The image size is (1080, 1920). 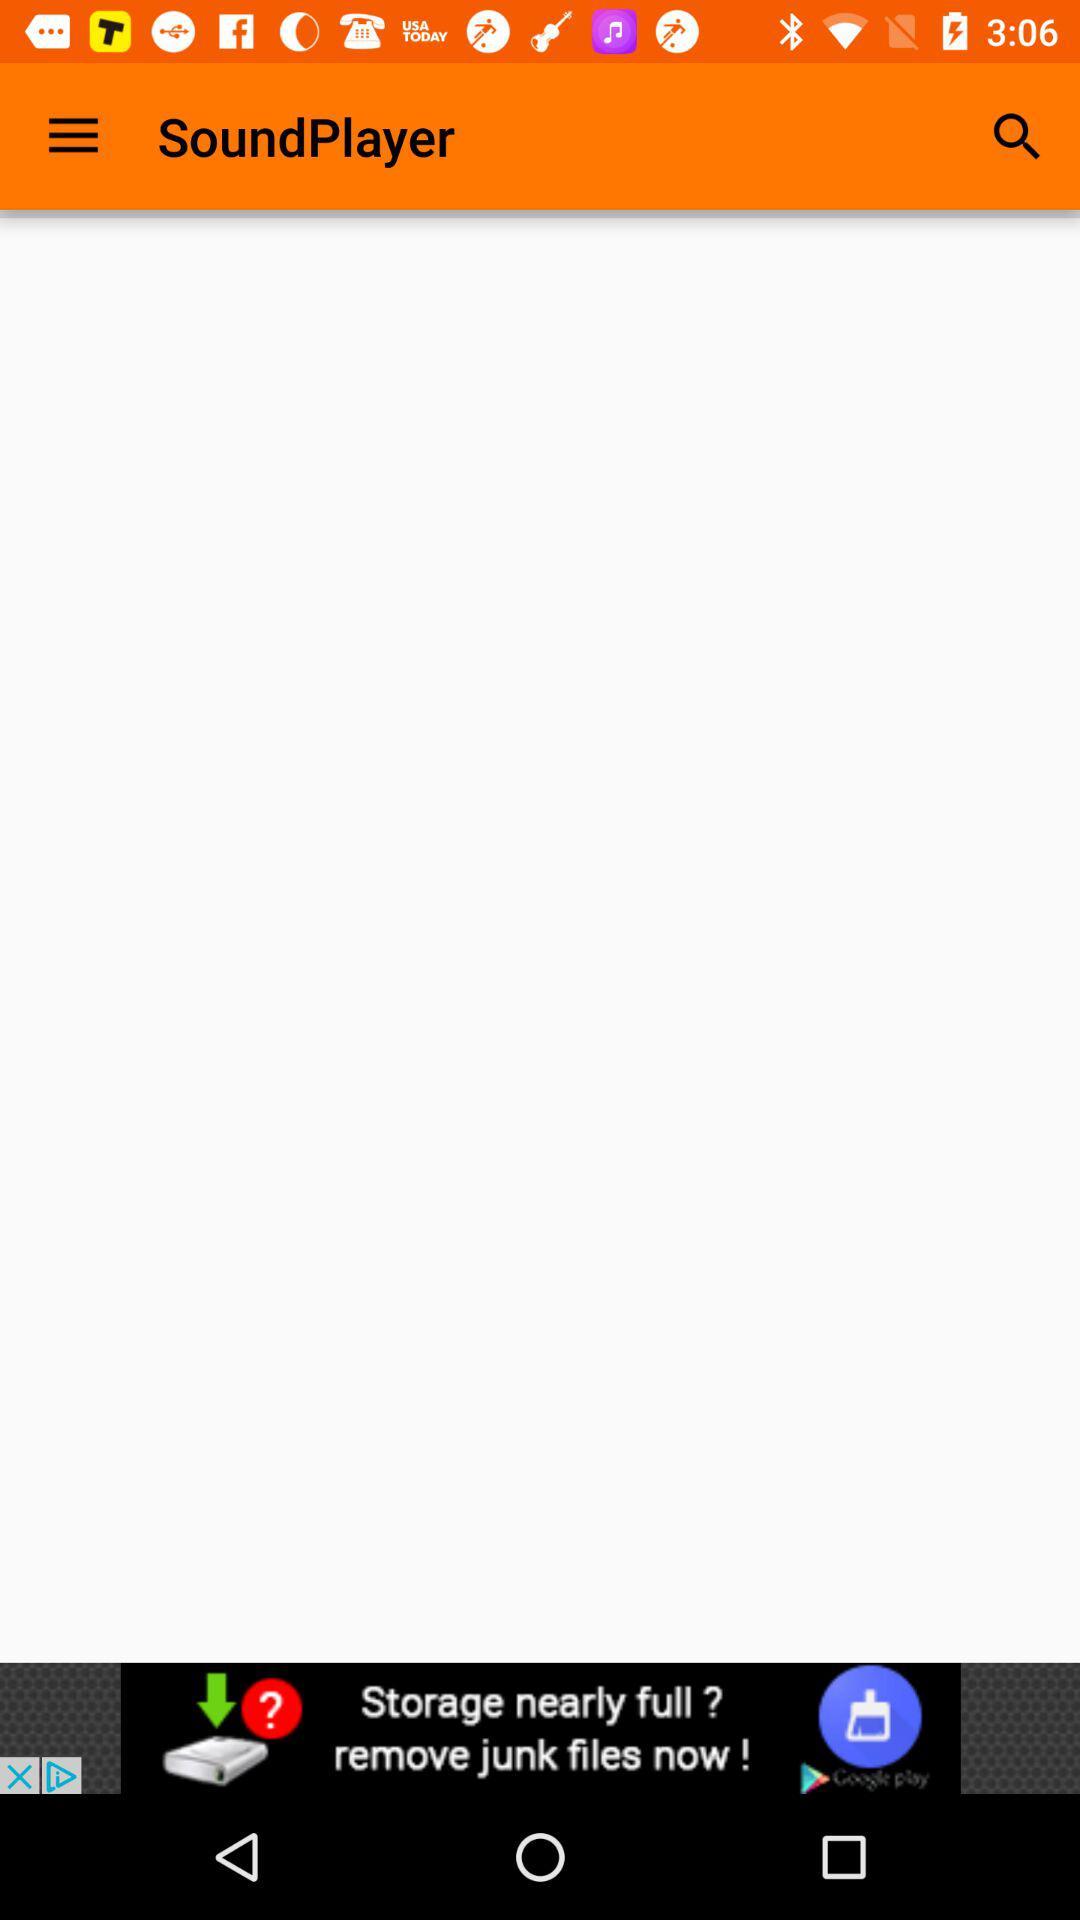 What do you see at coordinates (540, 1727) in the screenshot?
I see `advertisement` at bounding box center [540, 1727].